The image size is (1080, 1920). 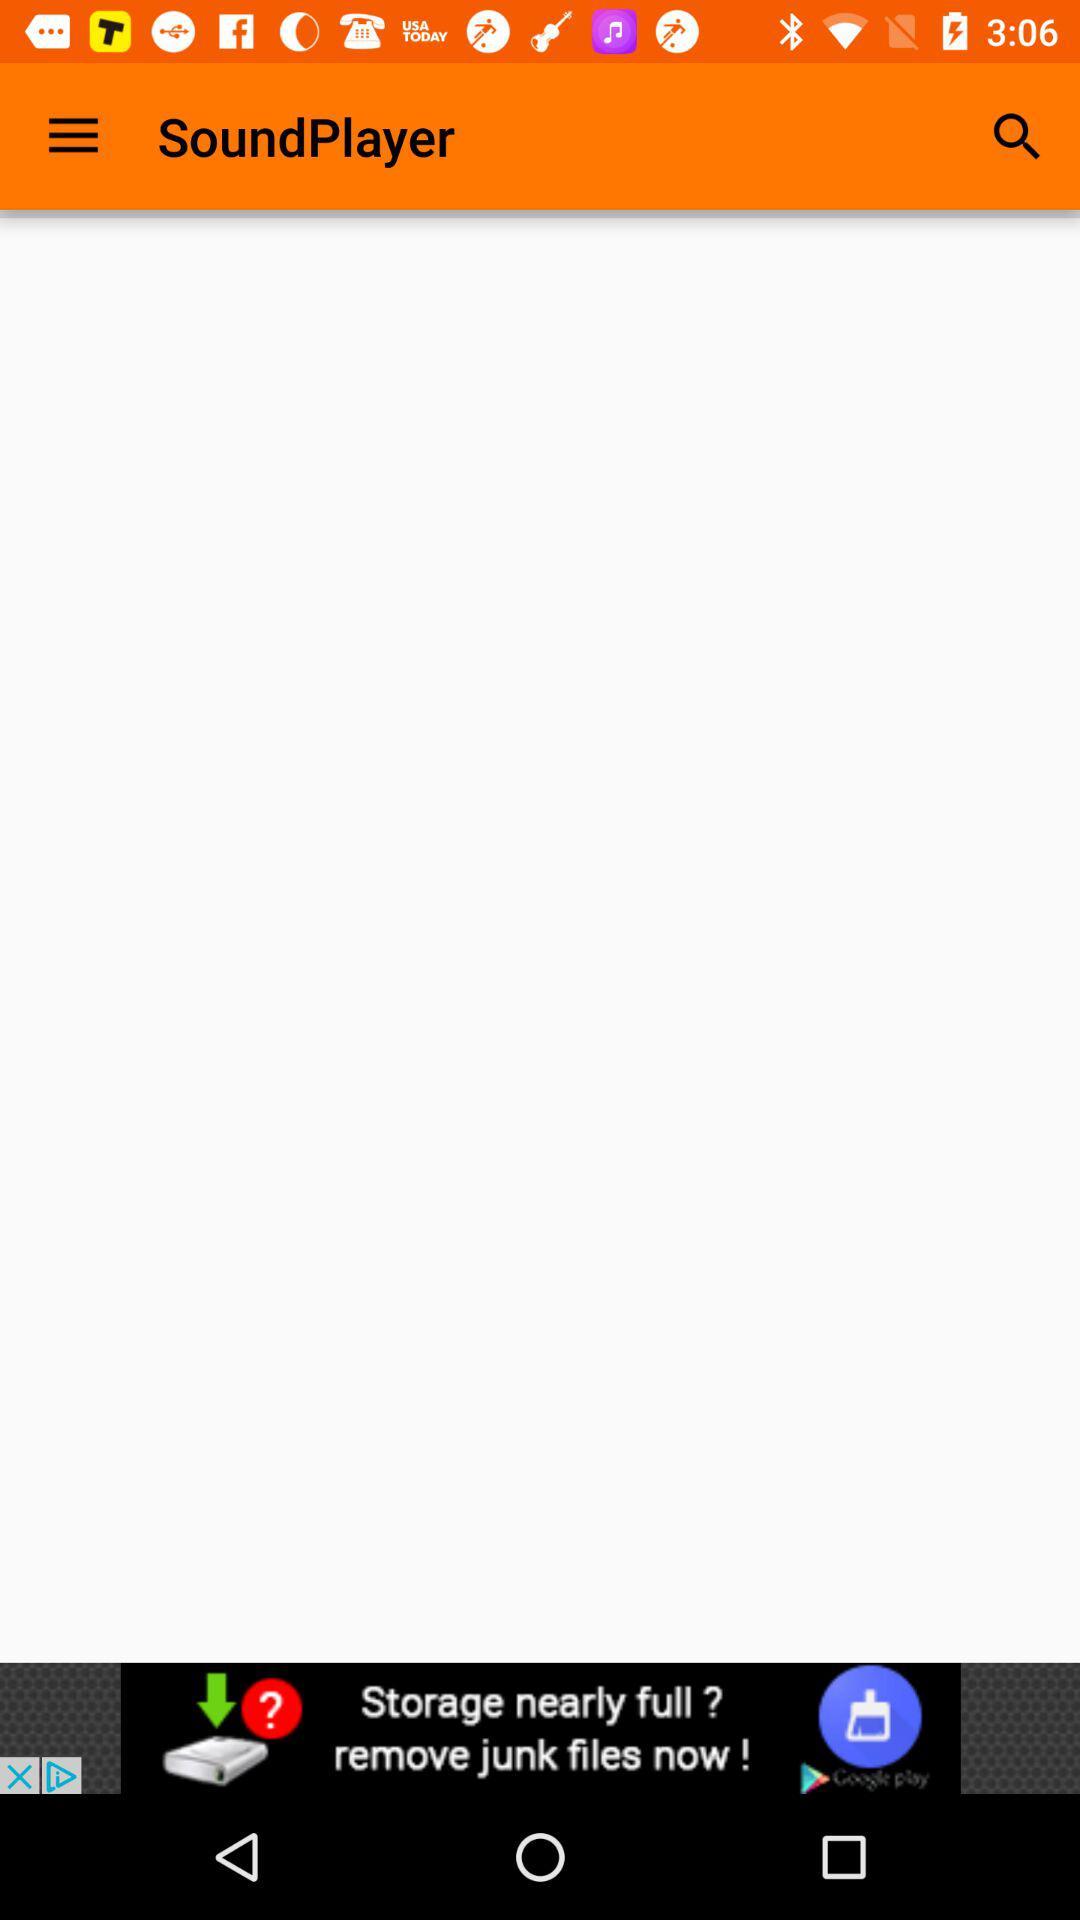 What do you see at coordinates (540, 1727) in the screenshot?
I see `advertisement` at bounding box center [540, 1727].